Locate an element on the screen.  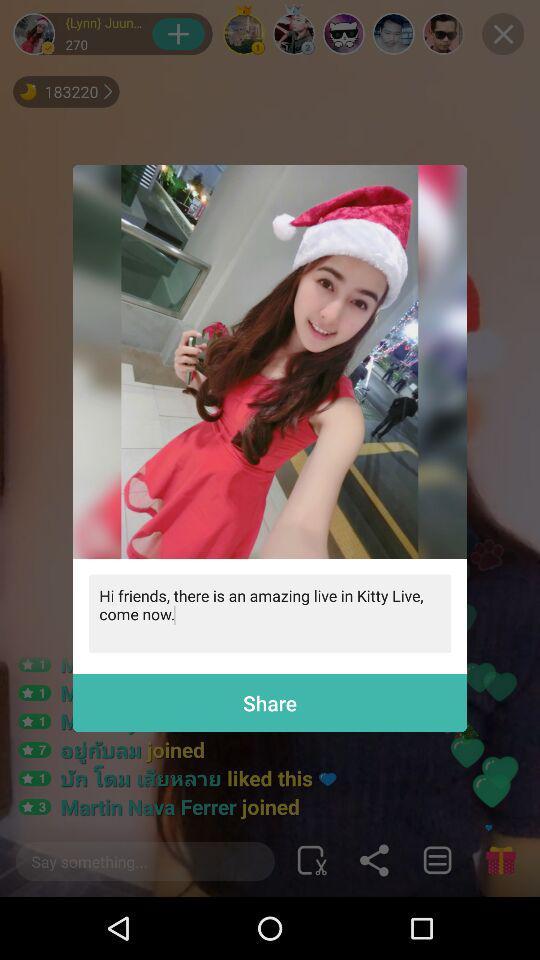
item above the share icon is located at coordinates (270, 612).